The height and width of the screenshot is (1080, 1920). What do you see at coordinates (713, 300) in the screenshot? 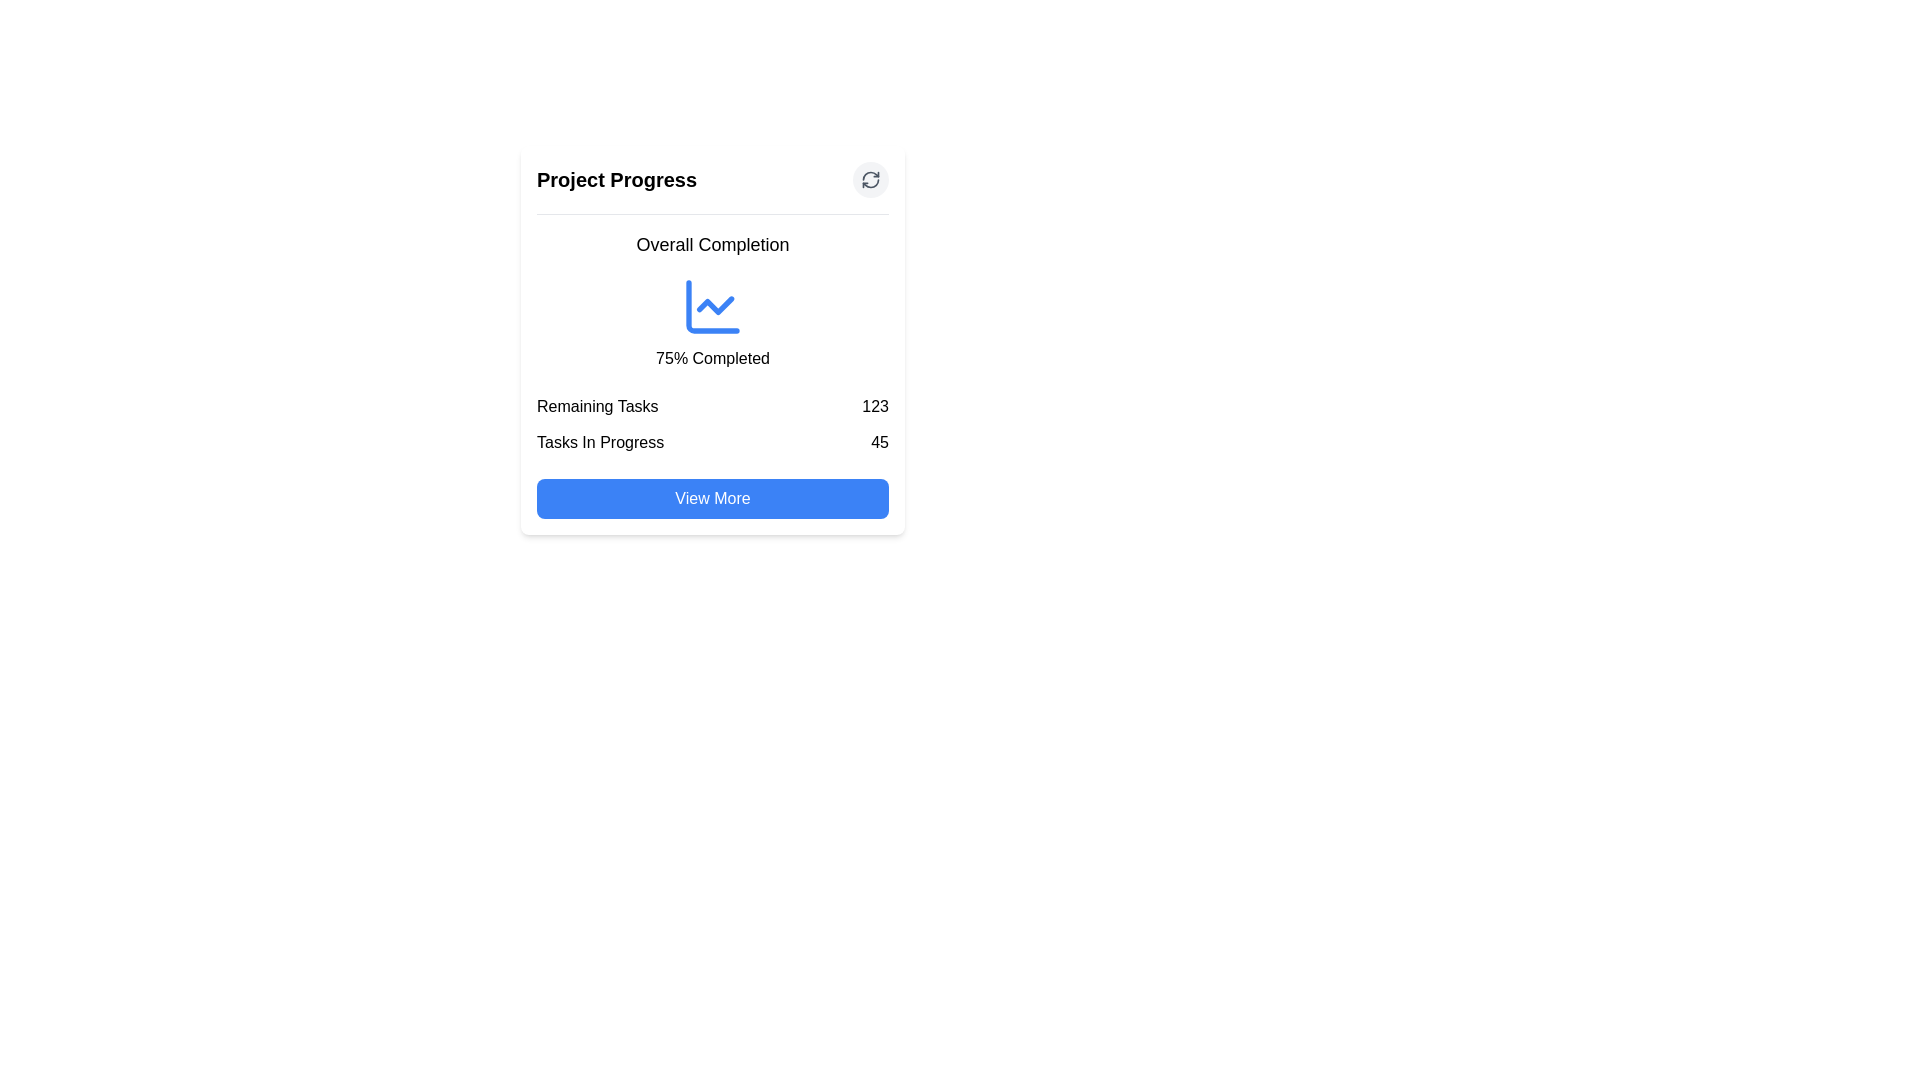
I see `the Information Display Section that shows the project completion percentage, located beneath the 'Project Progress' header` at bounding box center [713, 300].